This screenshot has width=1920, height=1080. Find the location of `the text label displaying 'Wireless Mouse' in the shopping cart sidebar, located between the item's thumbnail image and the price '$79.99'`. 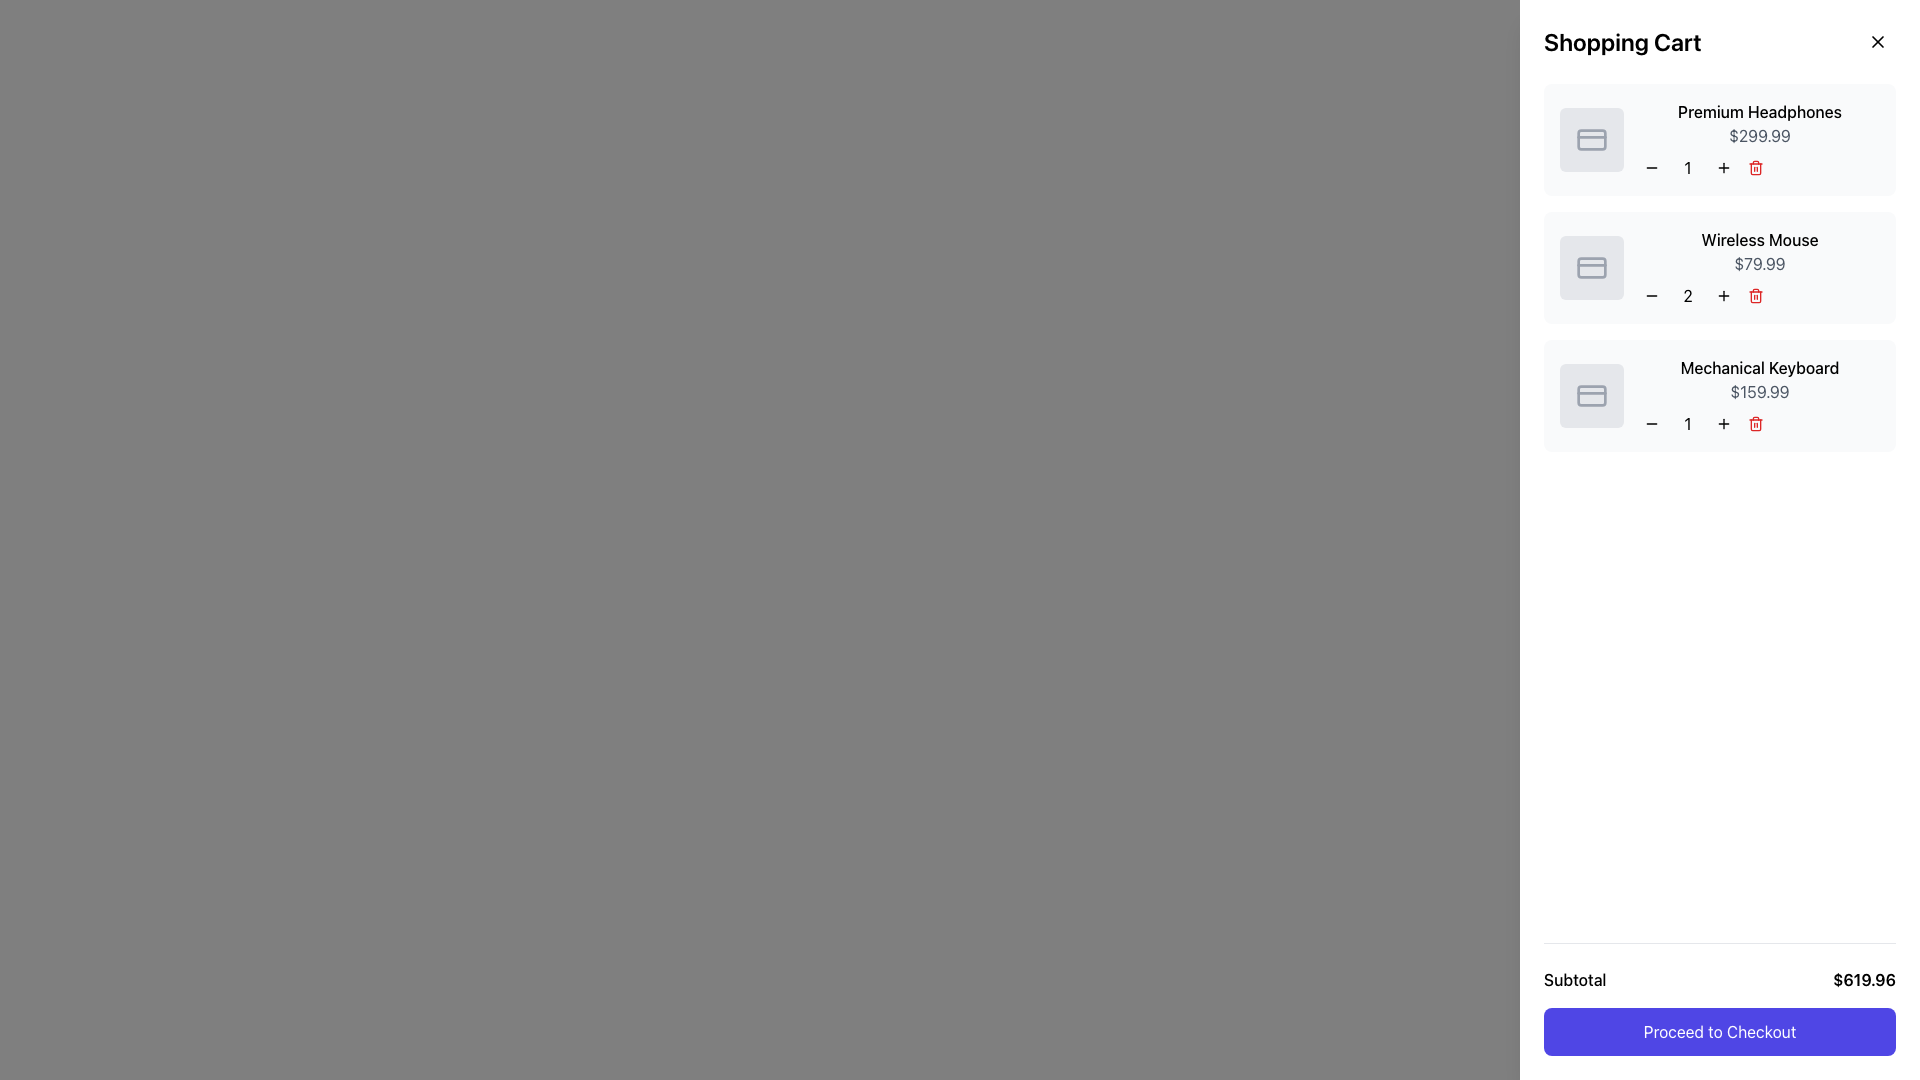

the text label displaying 'Wireless Mouse' in the shopping cart sidebar, located between the item's thumbnail image and the price '$79.99' is located at coordinates (1760, 238).